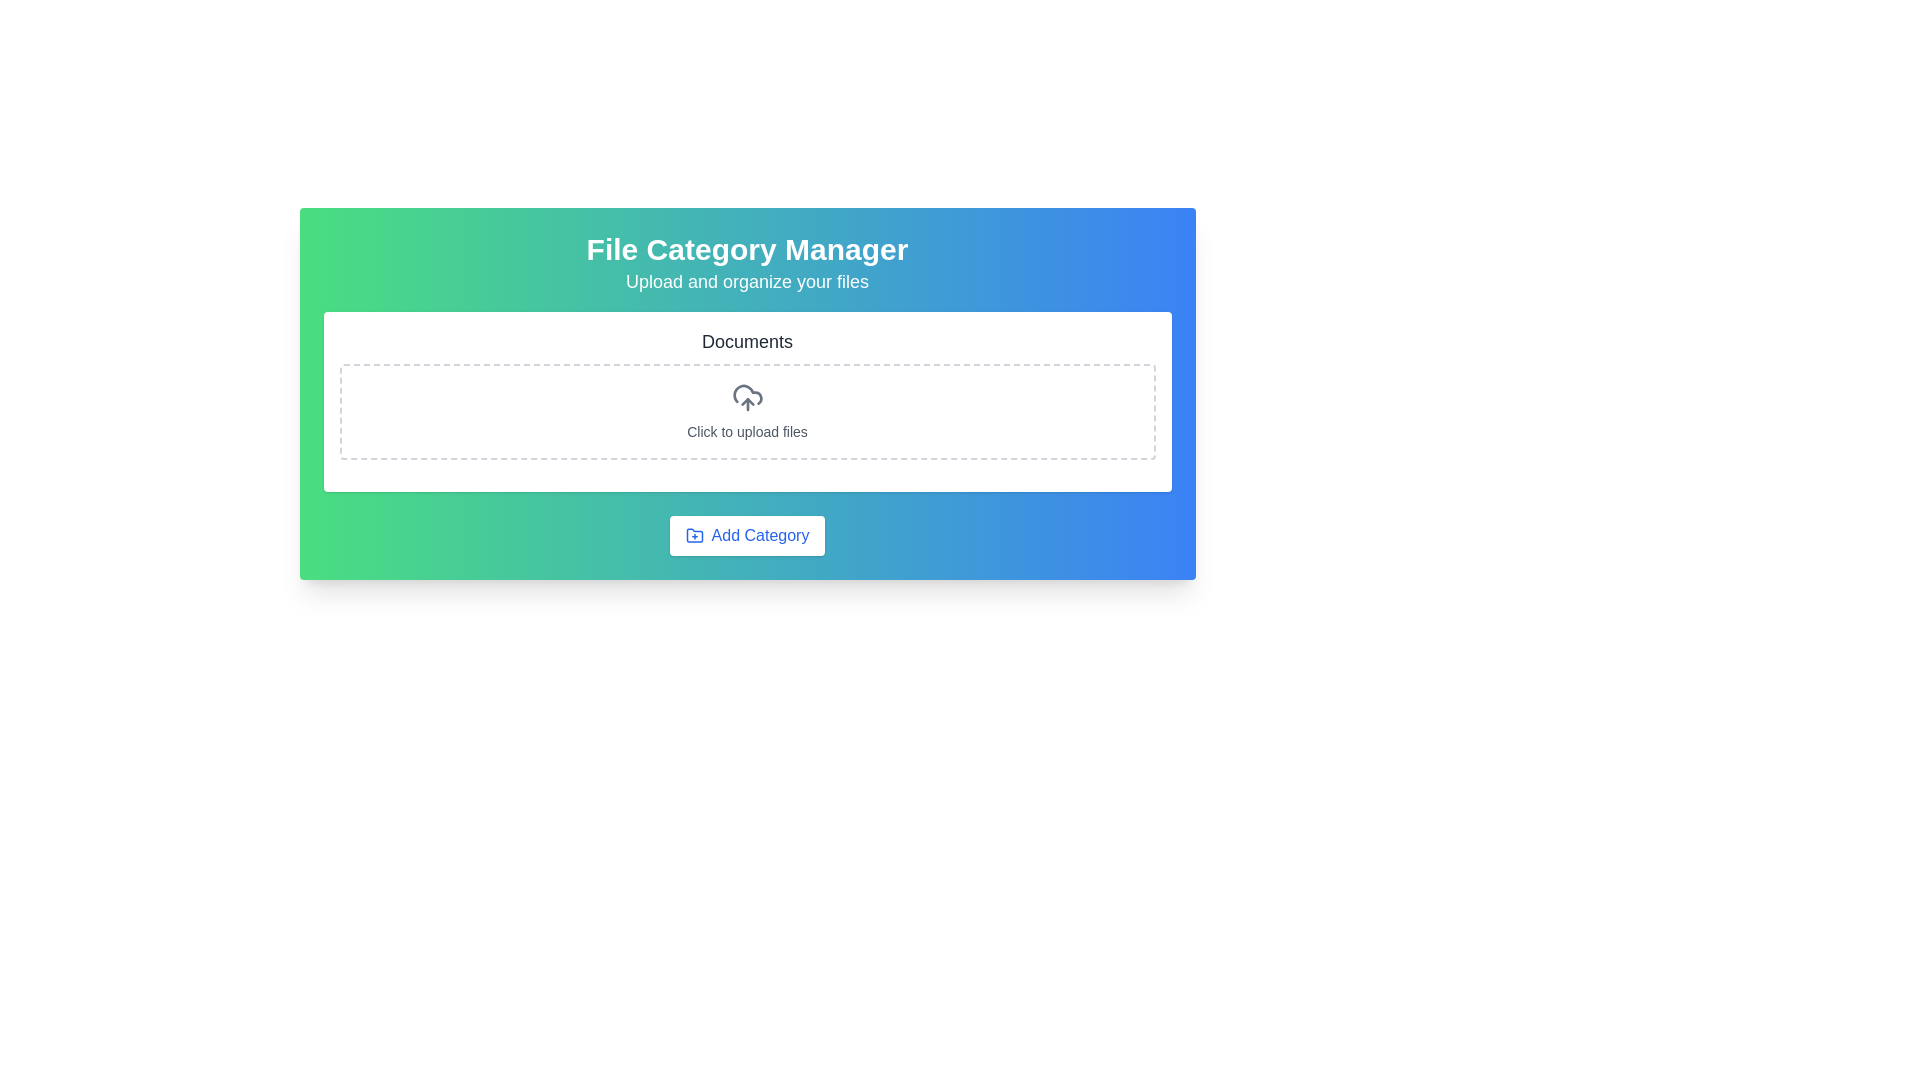  Describe the element at coordinates (746, 431) in the screenshot. I see `the 'Click to upload files' text label, which is small gray text positioned in the center of a dashed-line bordered rectangular area for file uploads` at that location.